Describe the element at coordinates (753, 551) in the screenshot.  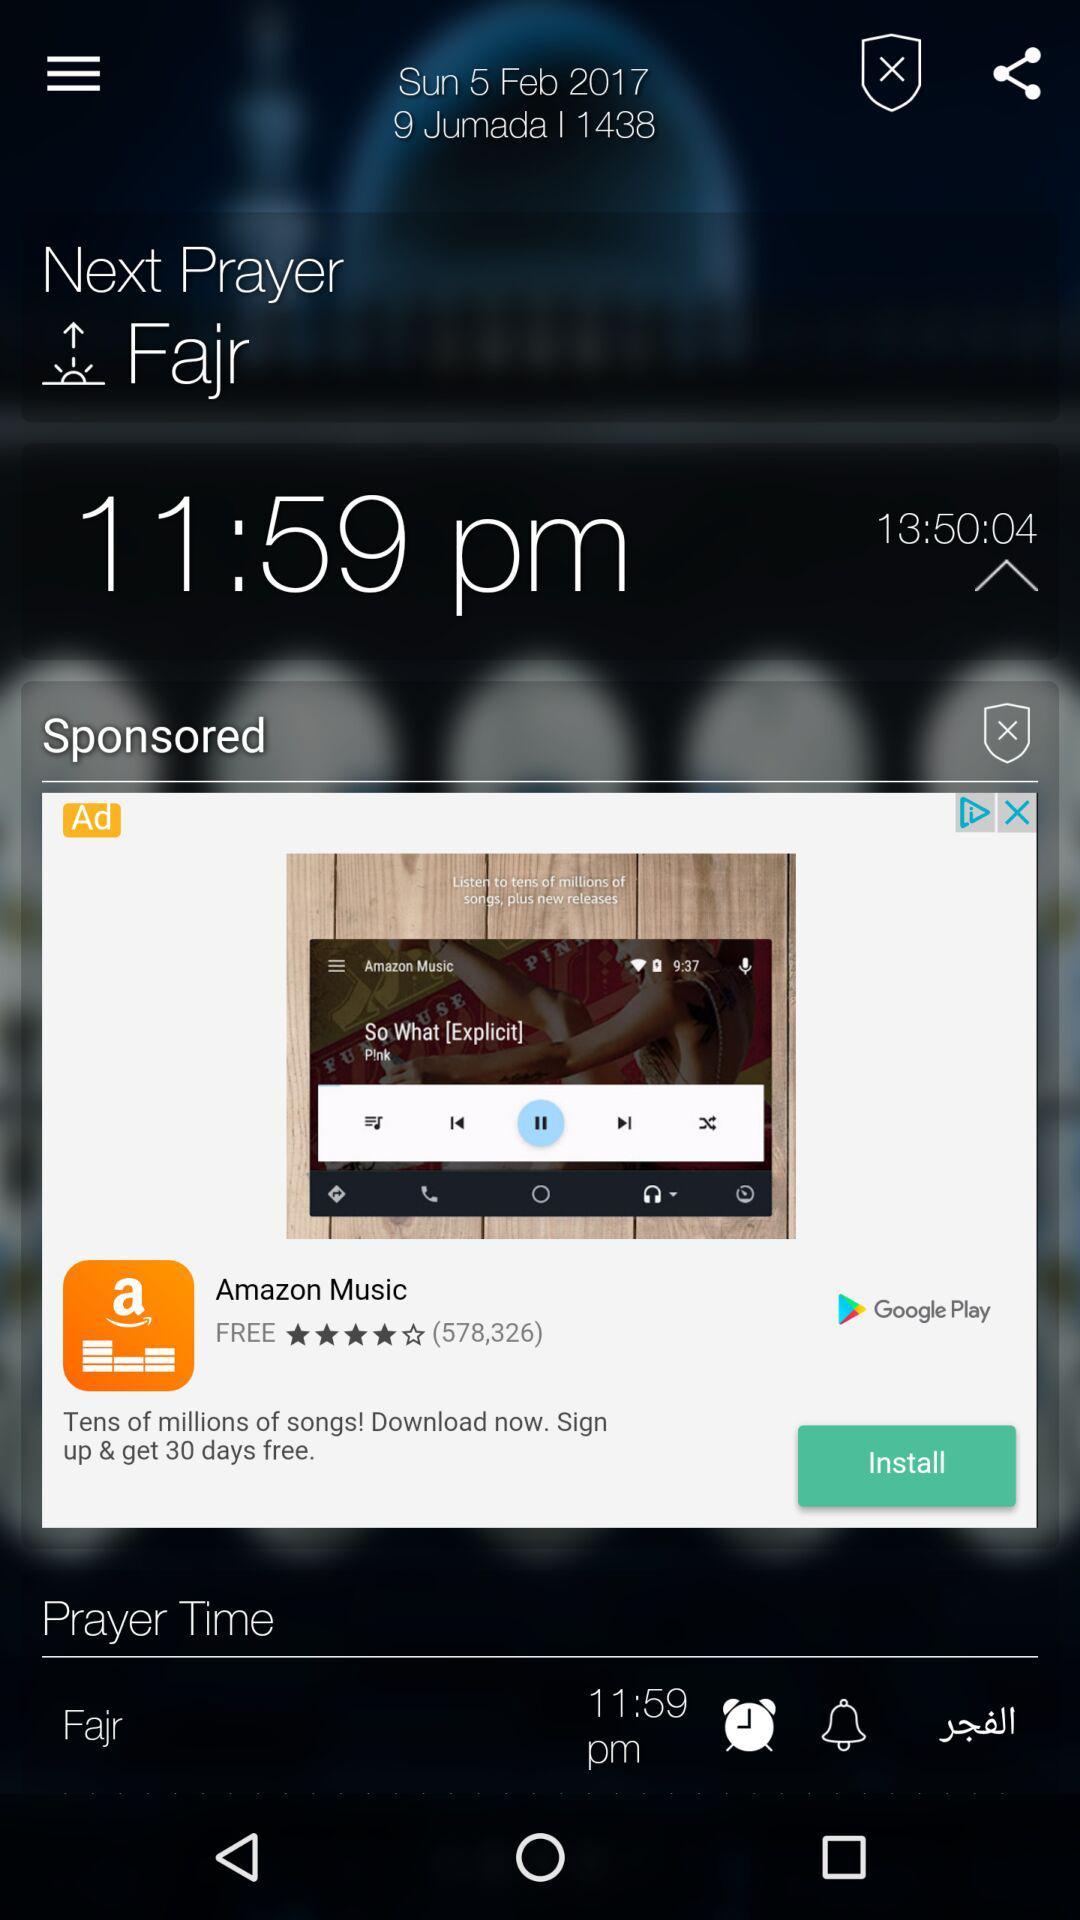
I see `icon to the left of the 13:50:04` at that location.